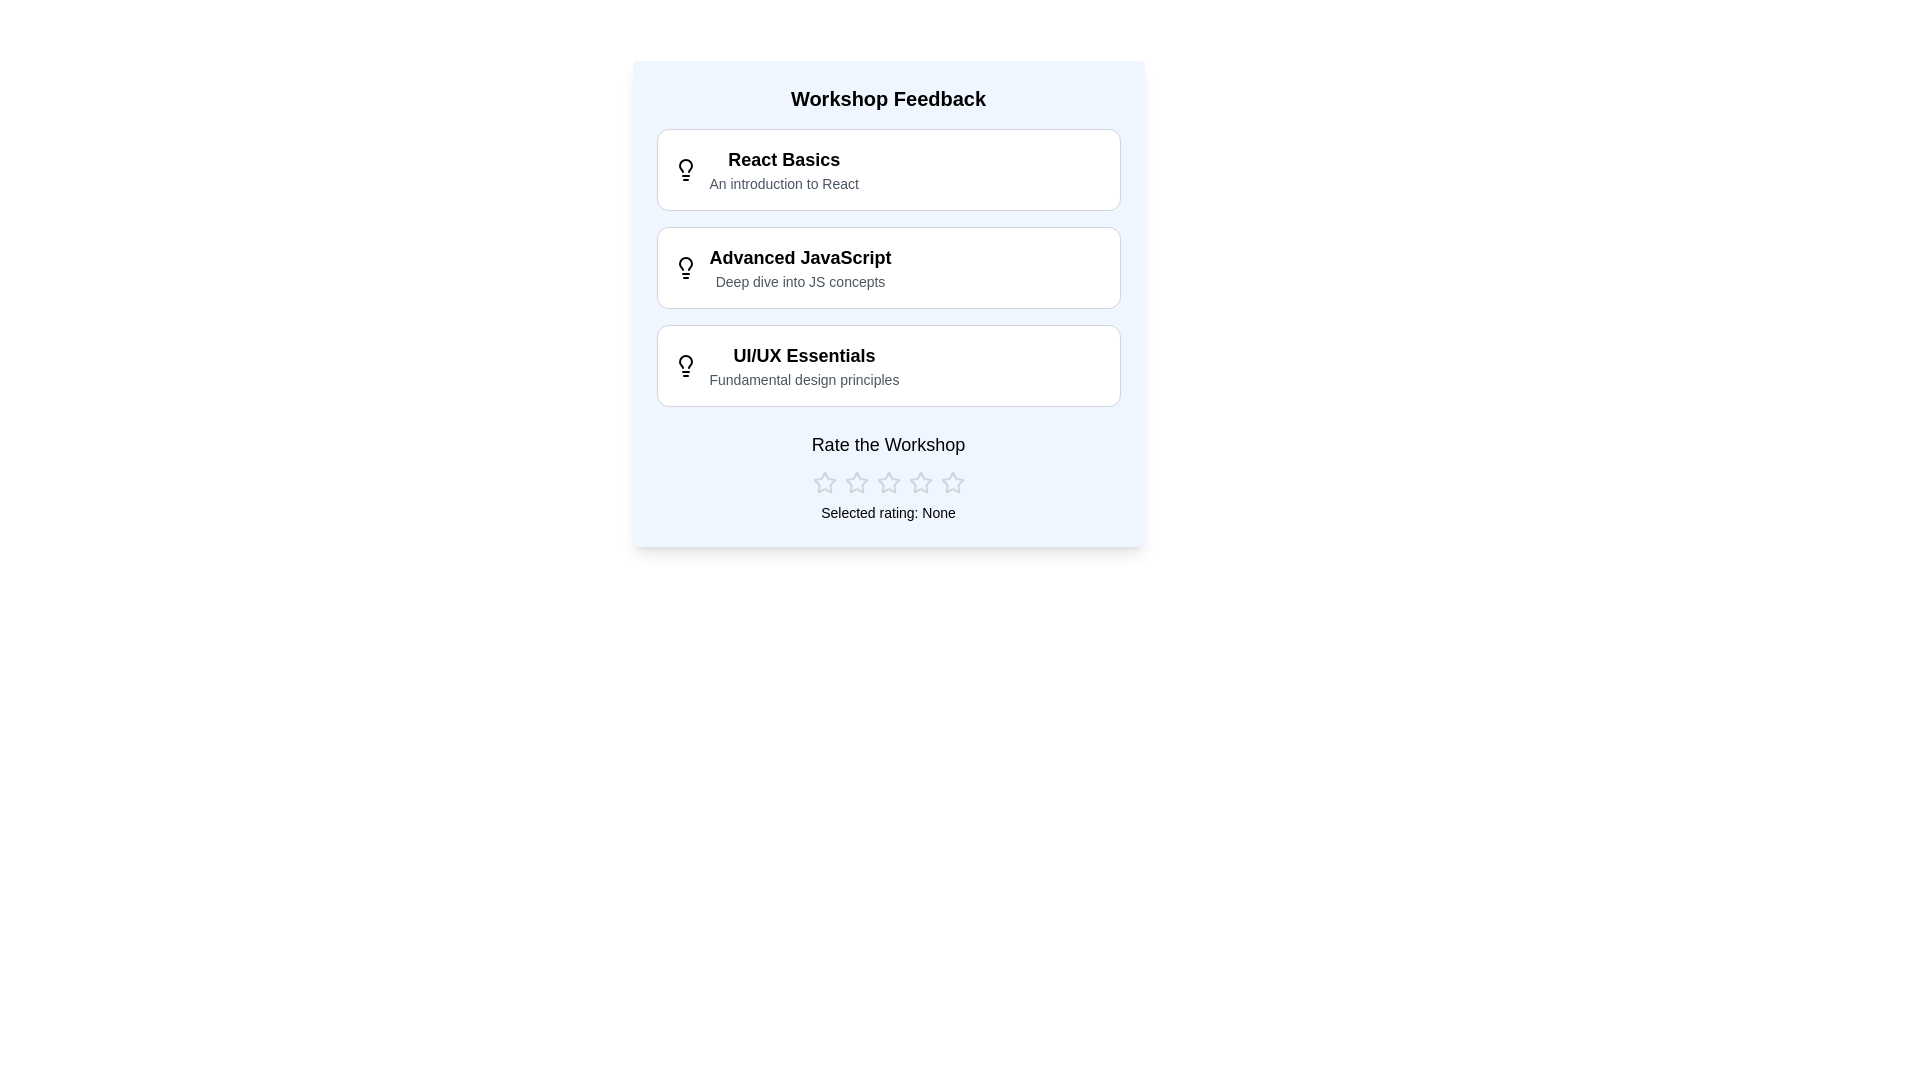 The image size is (1920, 1080). What do you see at coordinates (951, 482) in the screenshot?
I see `the fifth star icon` at bounding box center [951, 482].